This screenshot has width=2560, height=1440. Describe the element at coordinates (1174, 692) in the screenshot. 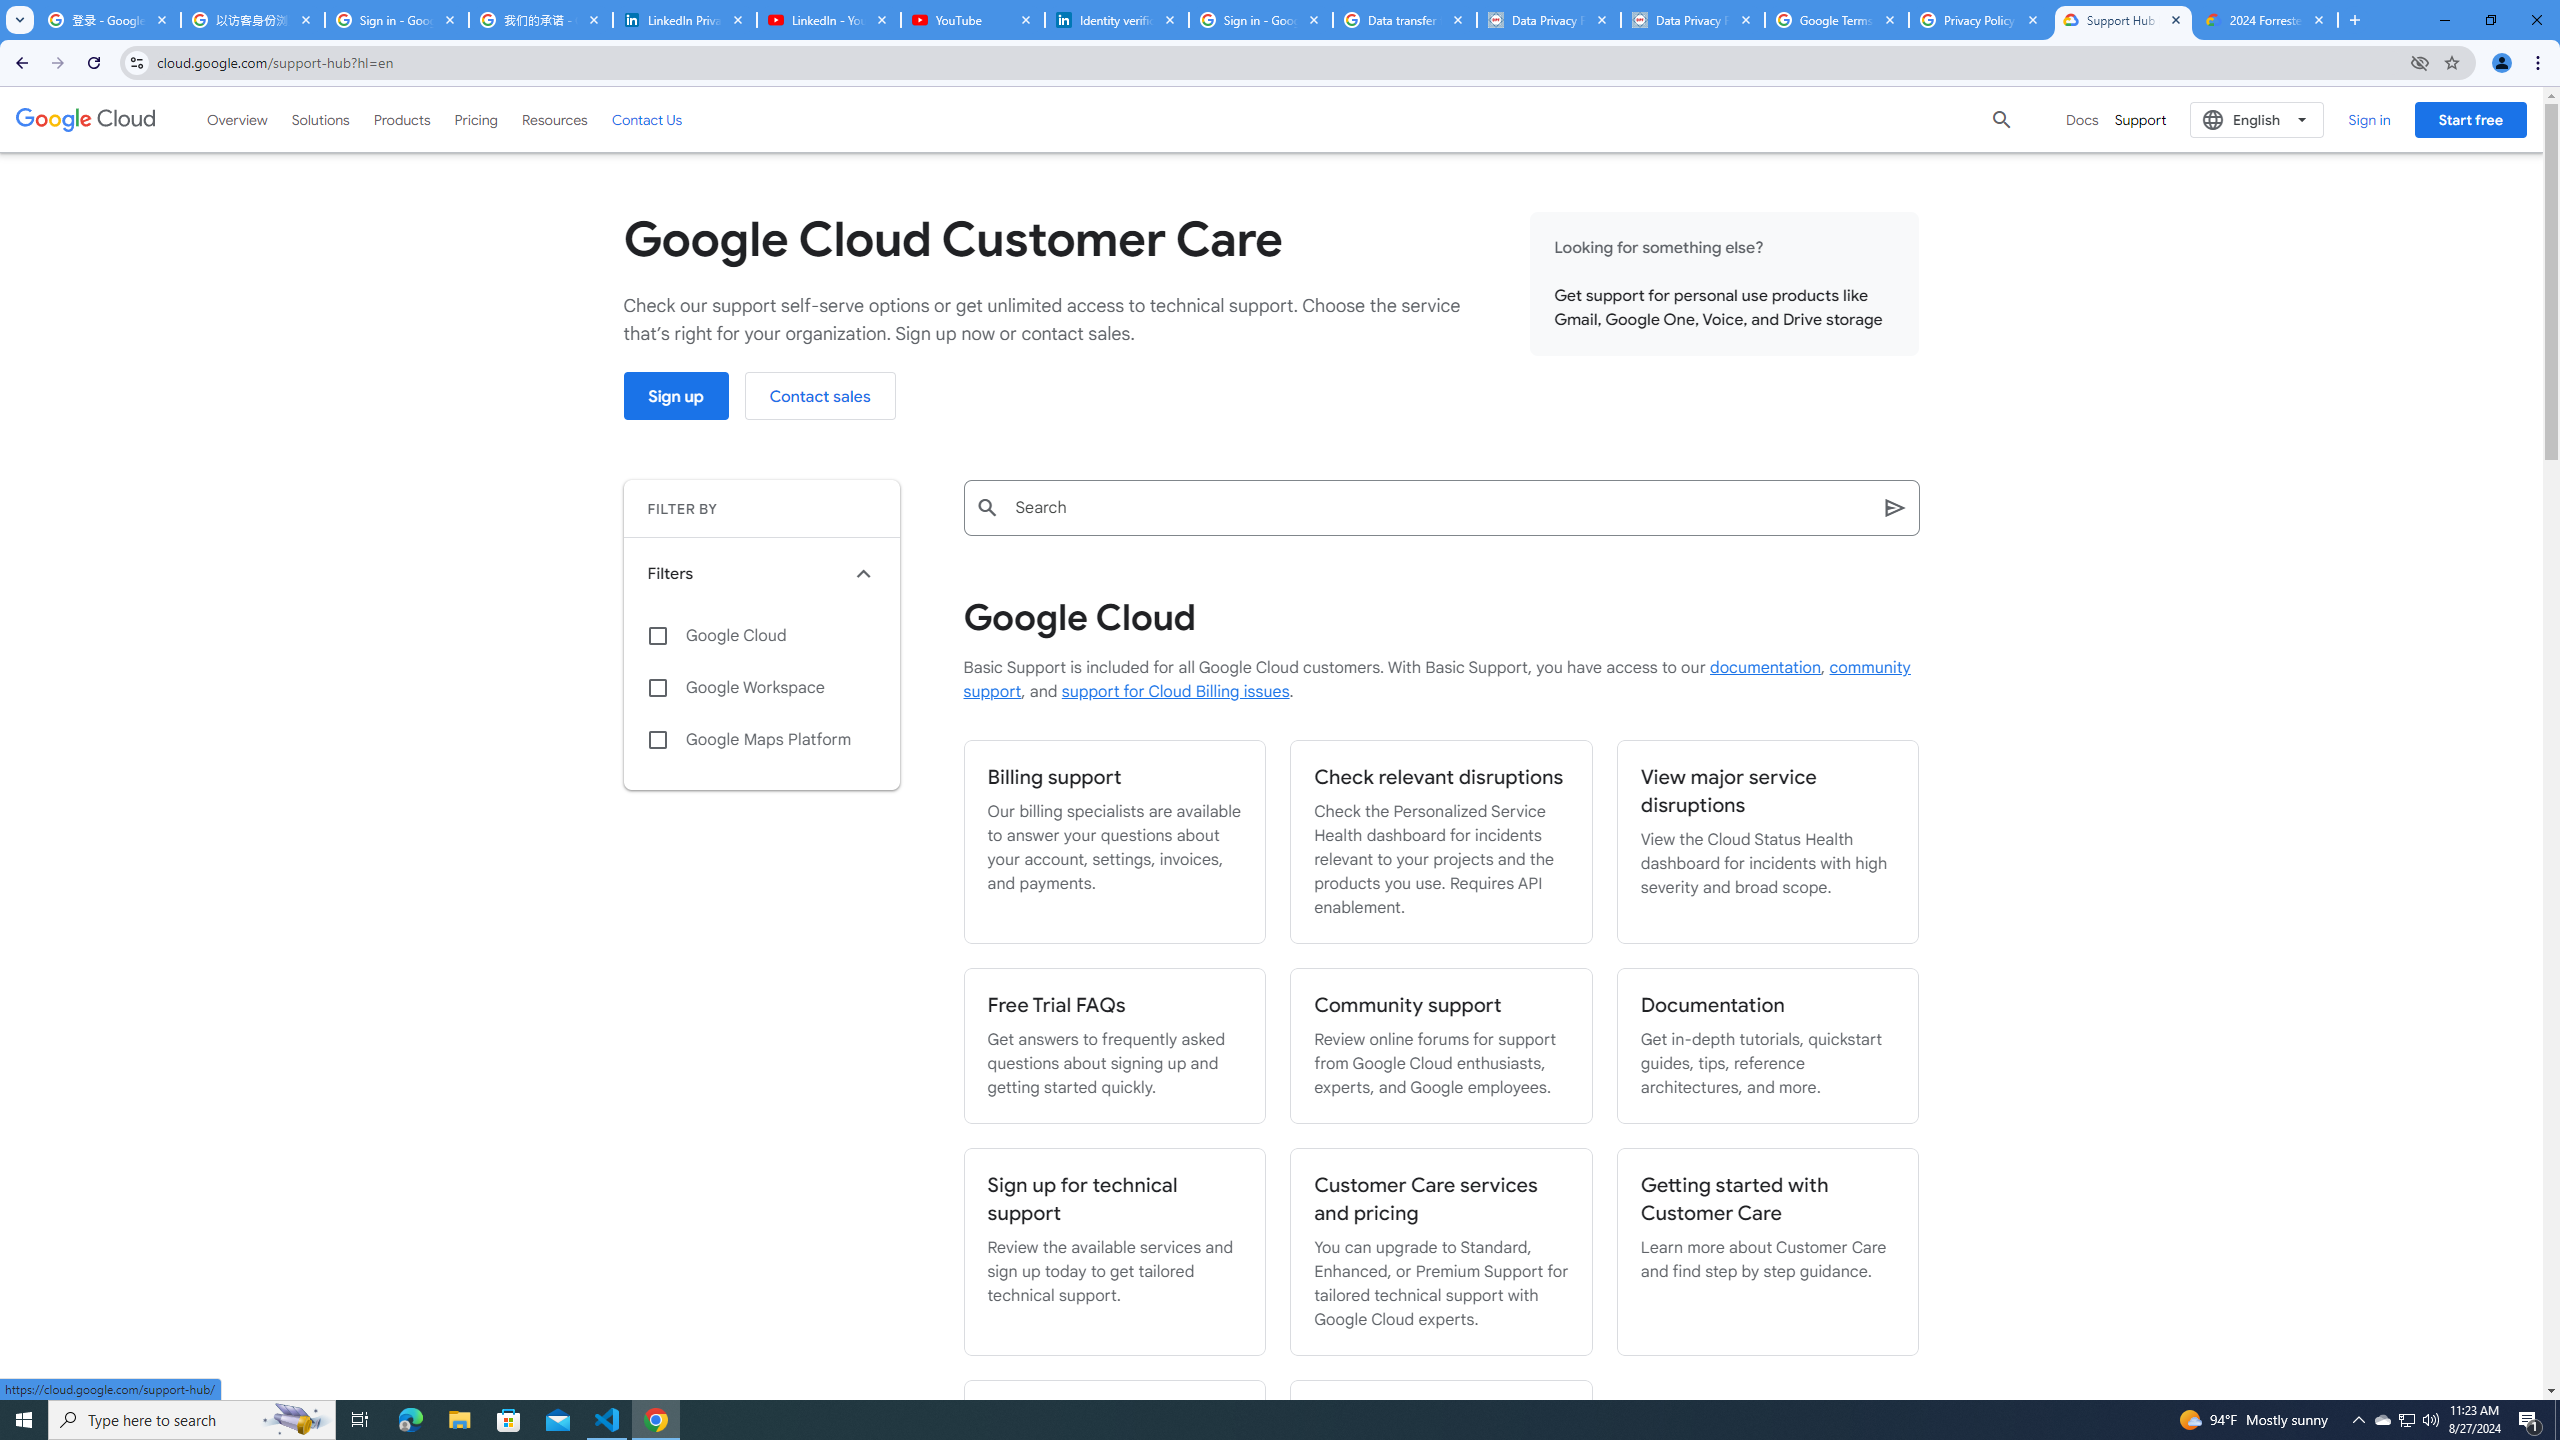

I see `'support for Cloud Billing issues'` at that location.